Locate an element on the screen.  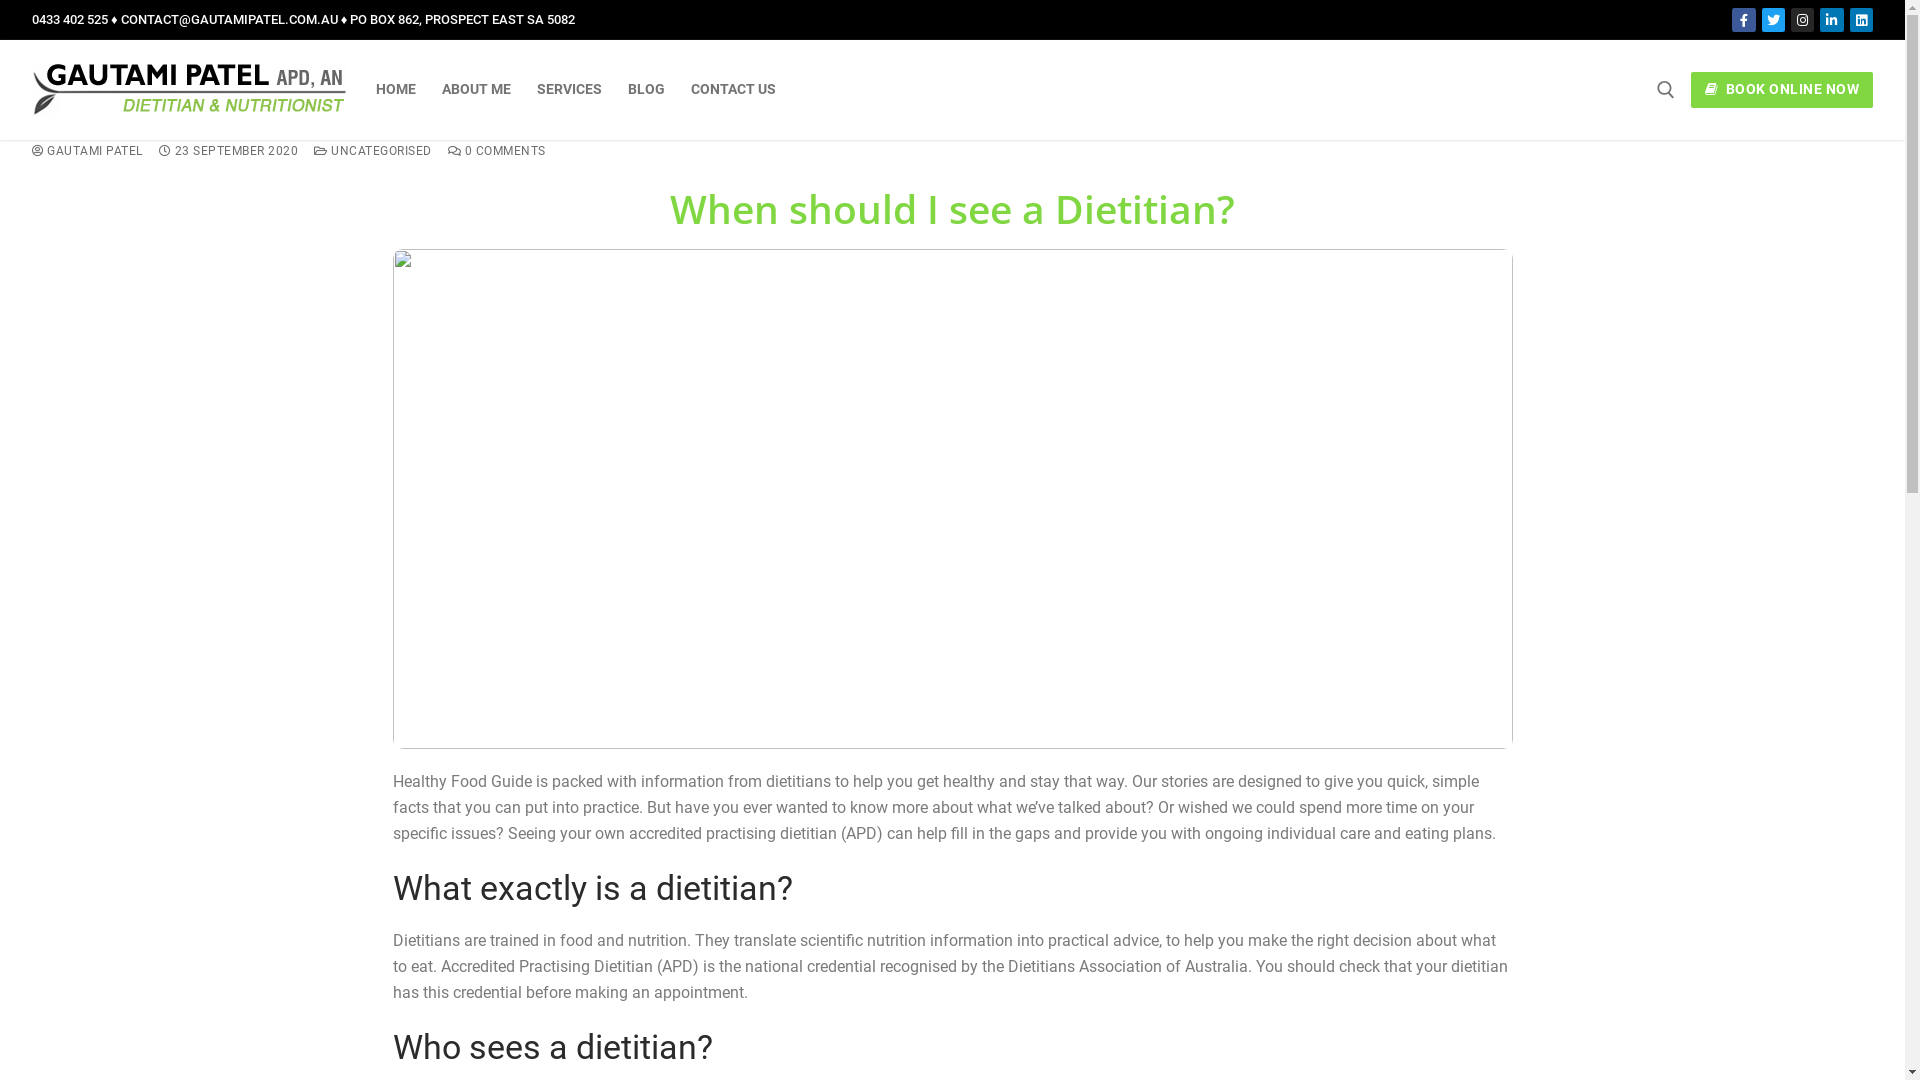
'Instagram' is located at coordinates (1802, 20).